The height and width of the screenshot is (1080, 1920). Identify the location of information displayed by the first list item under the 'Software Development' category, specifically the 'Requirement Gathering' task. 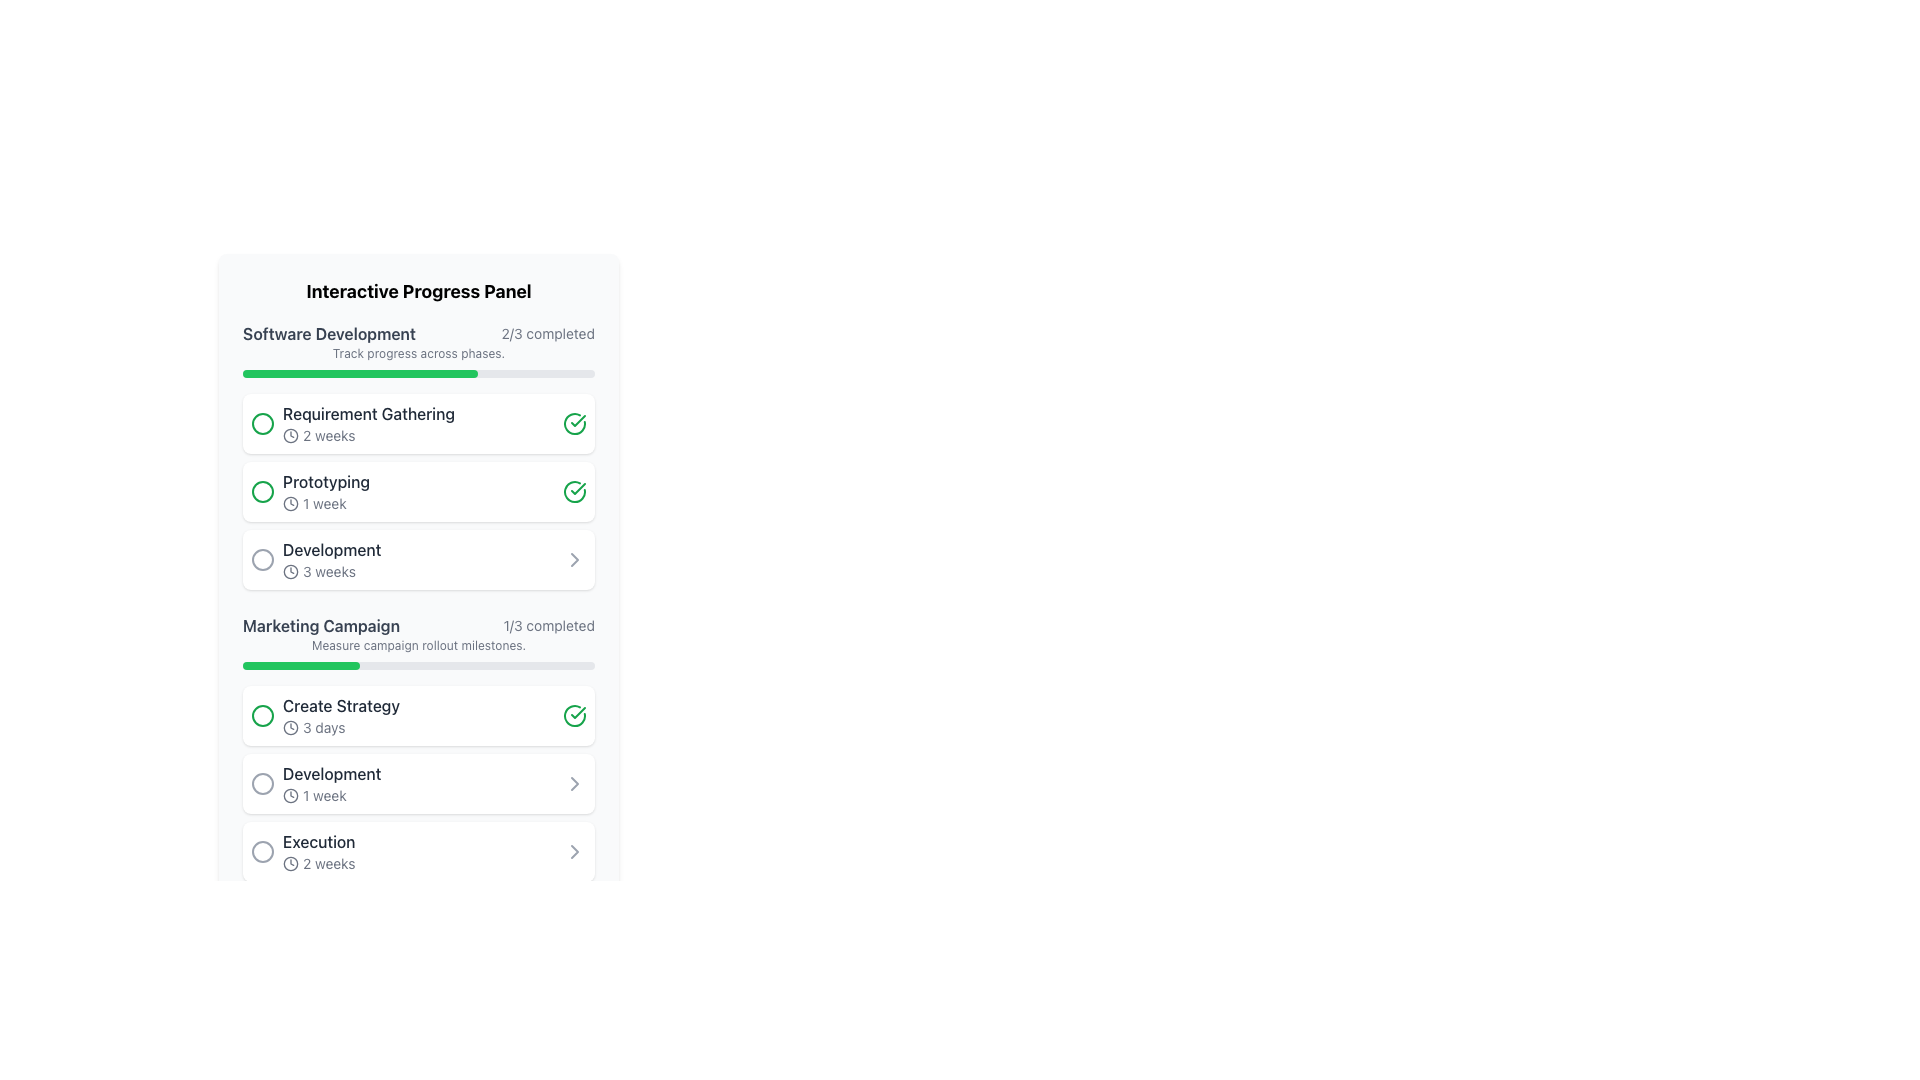
(352, 423).